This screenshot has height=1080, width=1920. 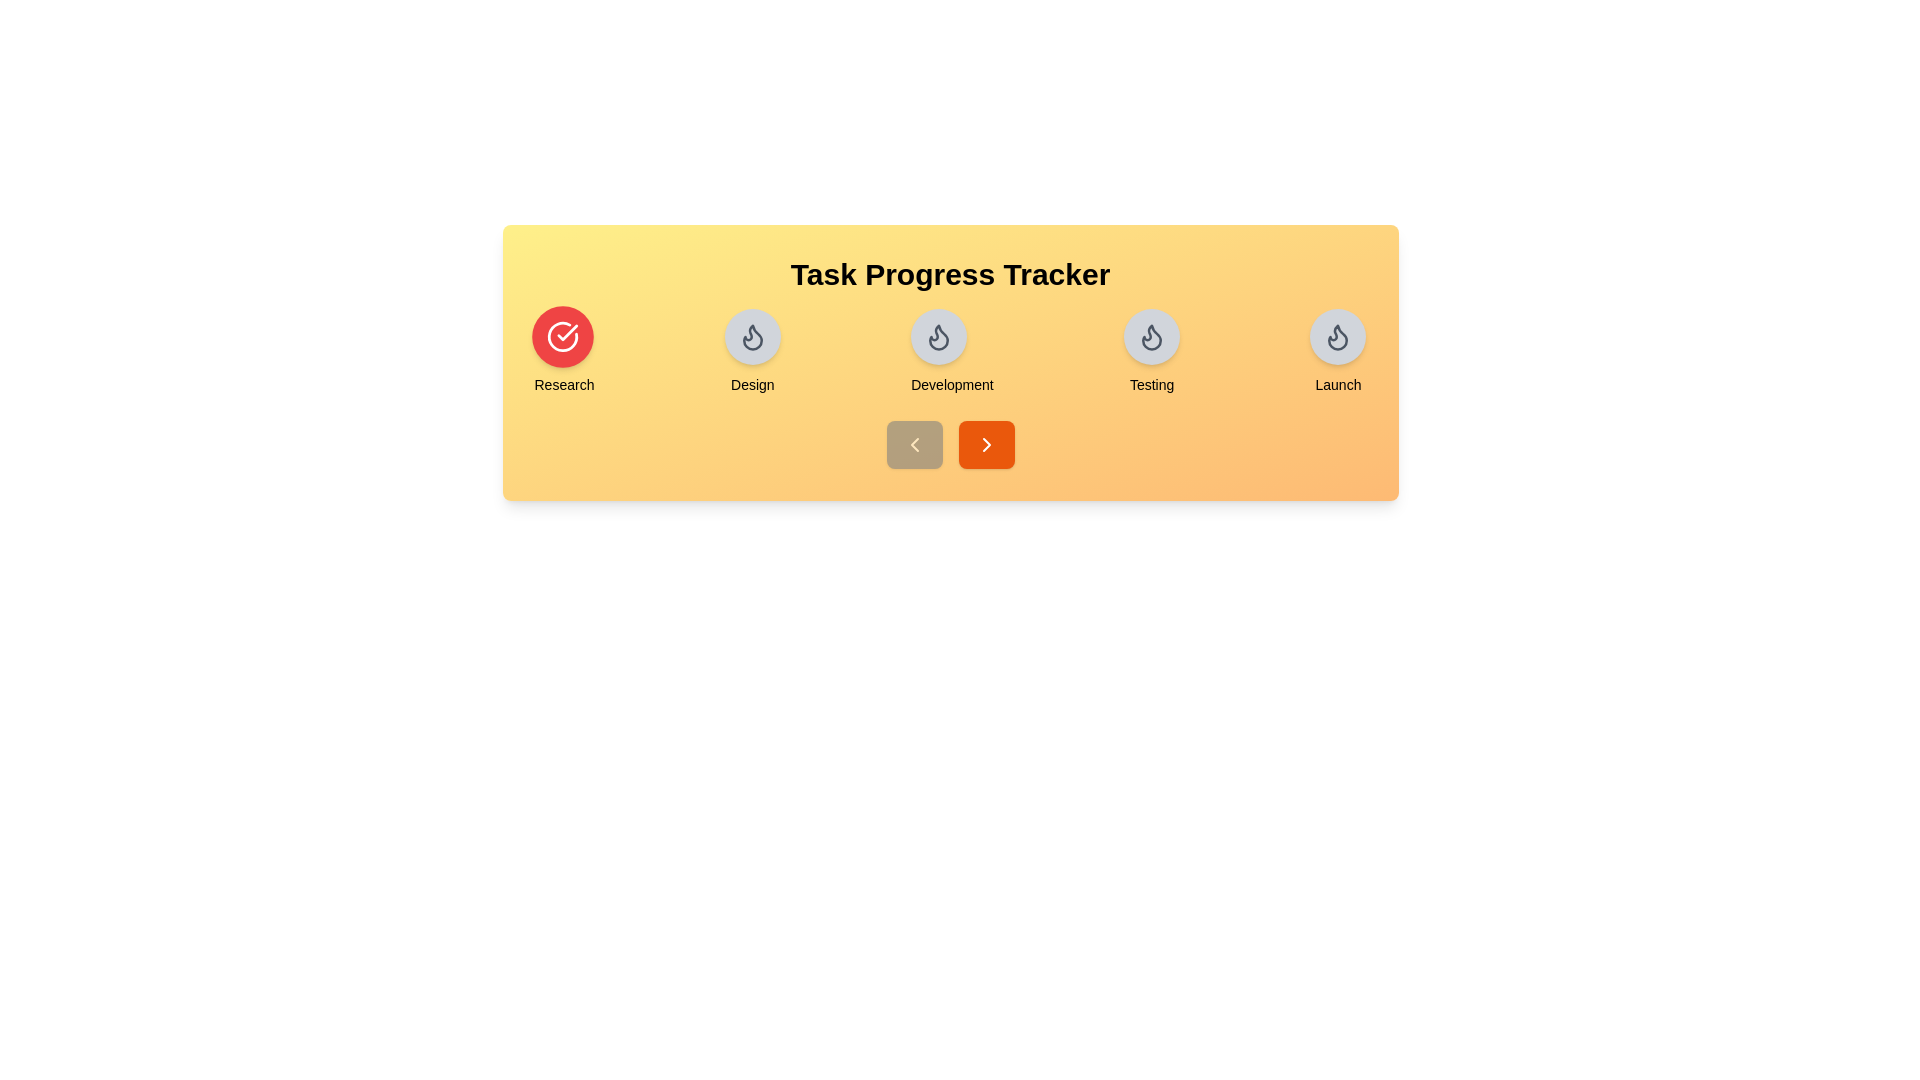 I want to click on the 'Design' phase icon button in the task progress tracker, which is the second circular button from the left under the 'Task Progress Tracker' title, so click(x=751, y=335).